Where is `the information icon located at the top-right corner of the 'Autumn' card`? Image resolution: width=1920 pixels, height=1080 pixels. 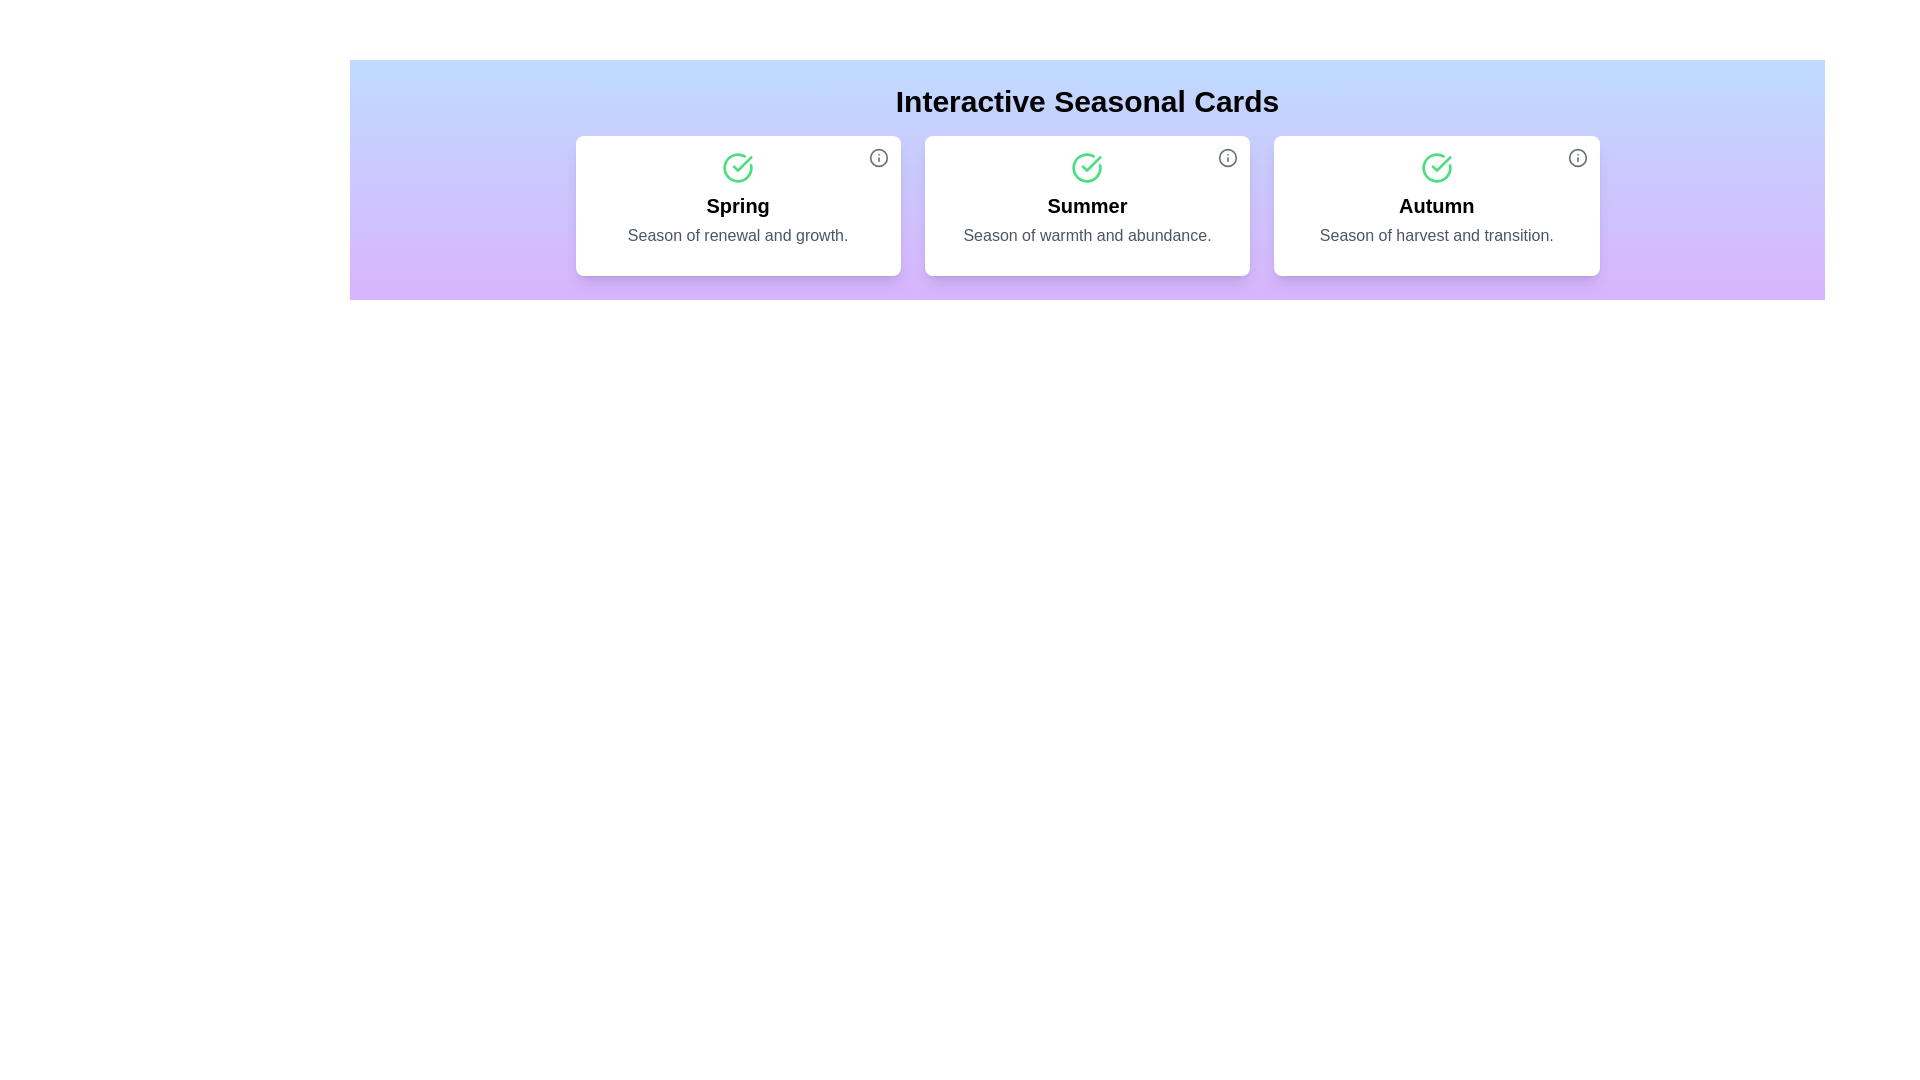 the information icon located at the top-right corner of the 'Autumn' card is located at coordinates (1576, 157).